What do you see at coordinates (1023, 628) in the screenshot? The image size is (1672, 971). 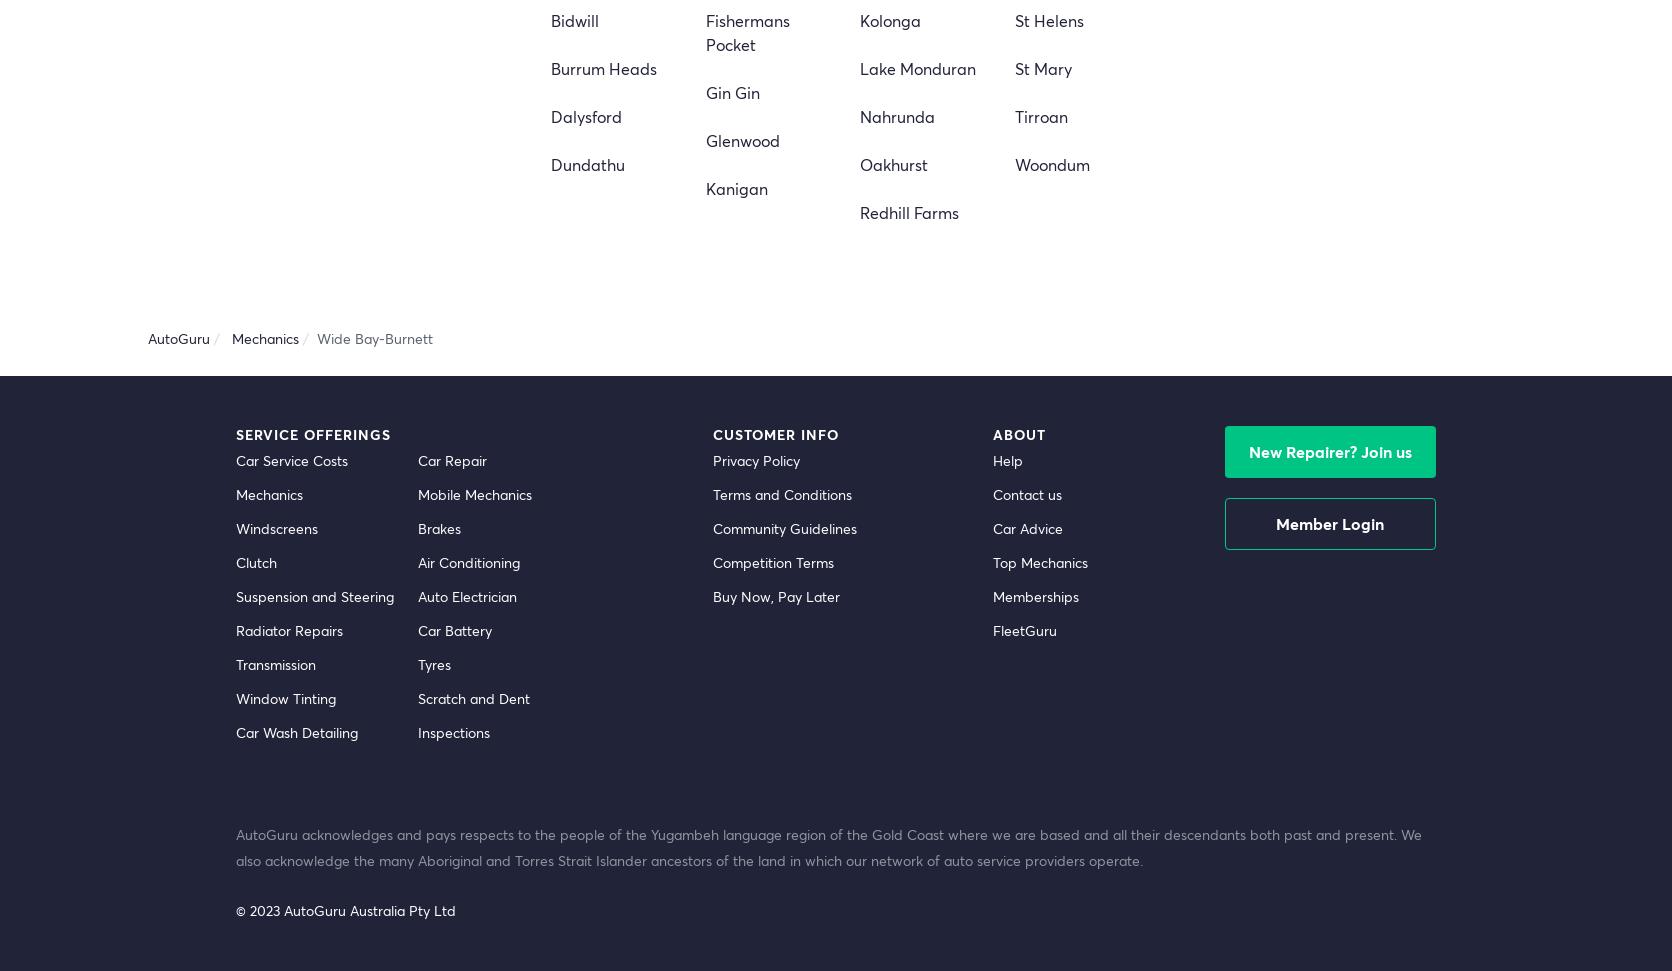 I see `'FleetGuru'` at bounding box center [1023, 628].